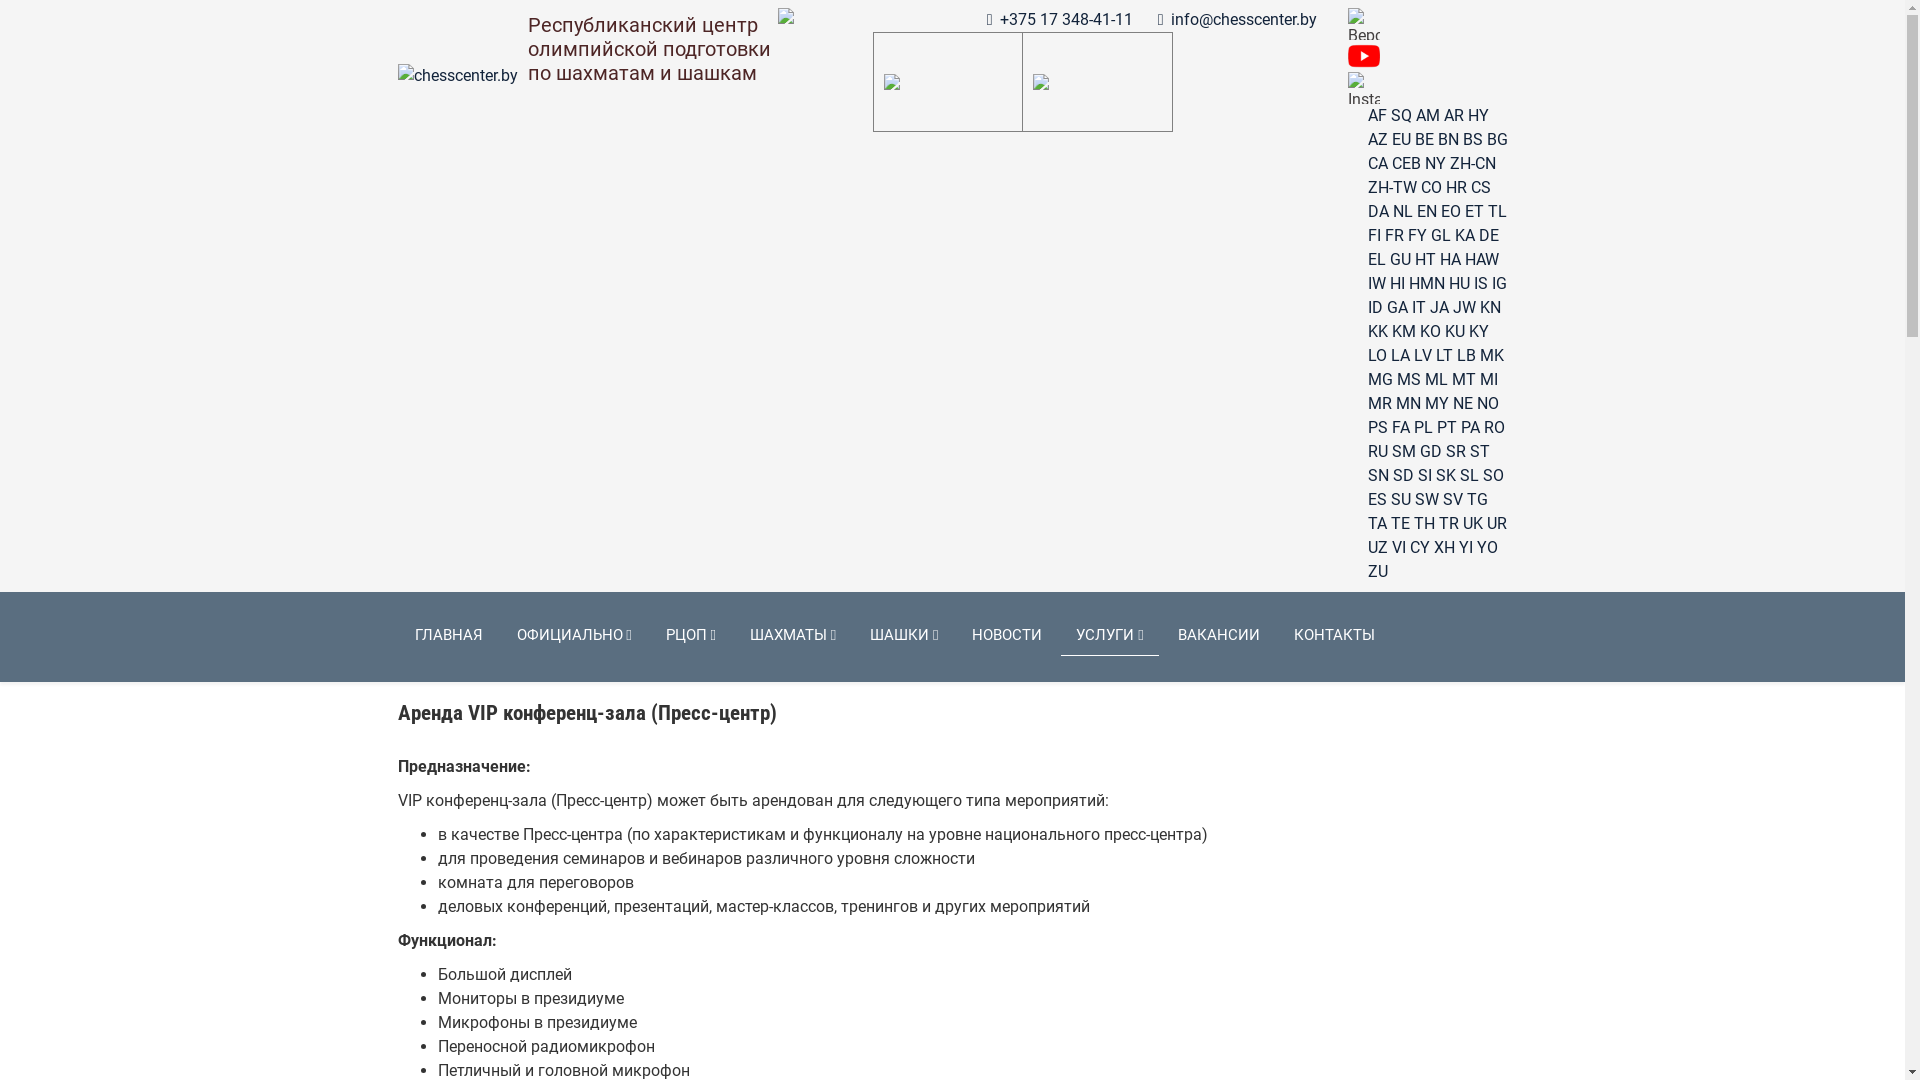 Image resolution: width=1920 pixels, height=1080 pixels. I want to click on 'KO', so click(1429, 330).